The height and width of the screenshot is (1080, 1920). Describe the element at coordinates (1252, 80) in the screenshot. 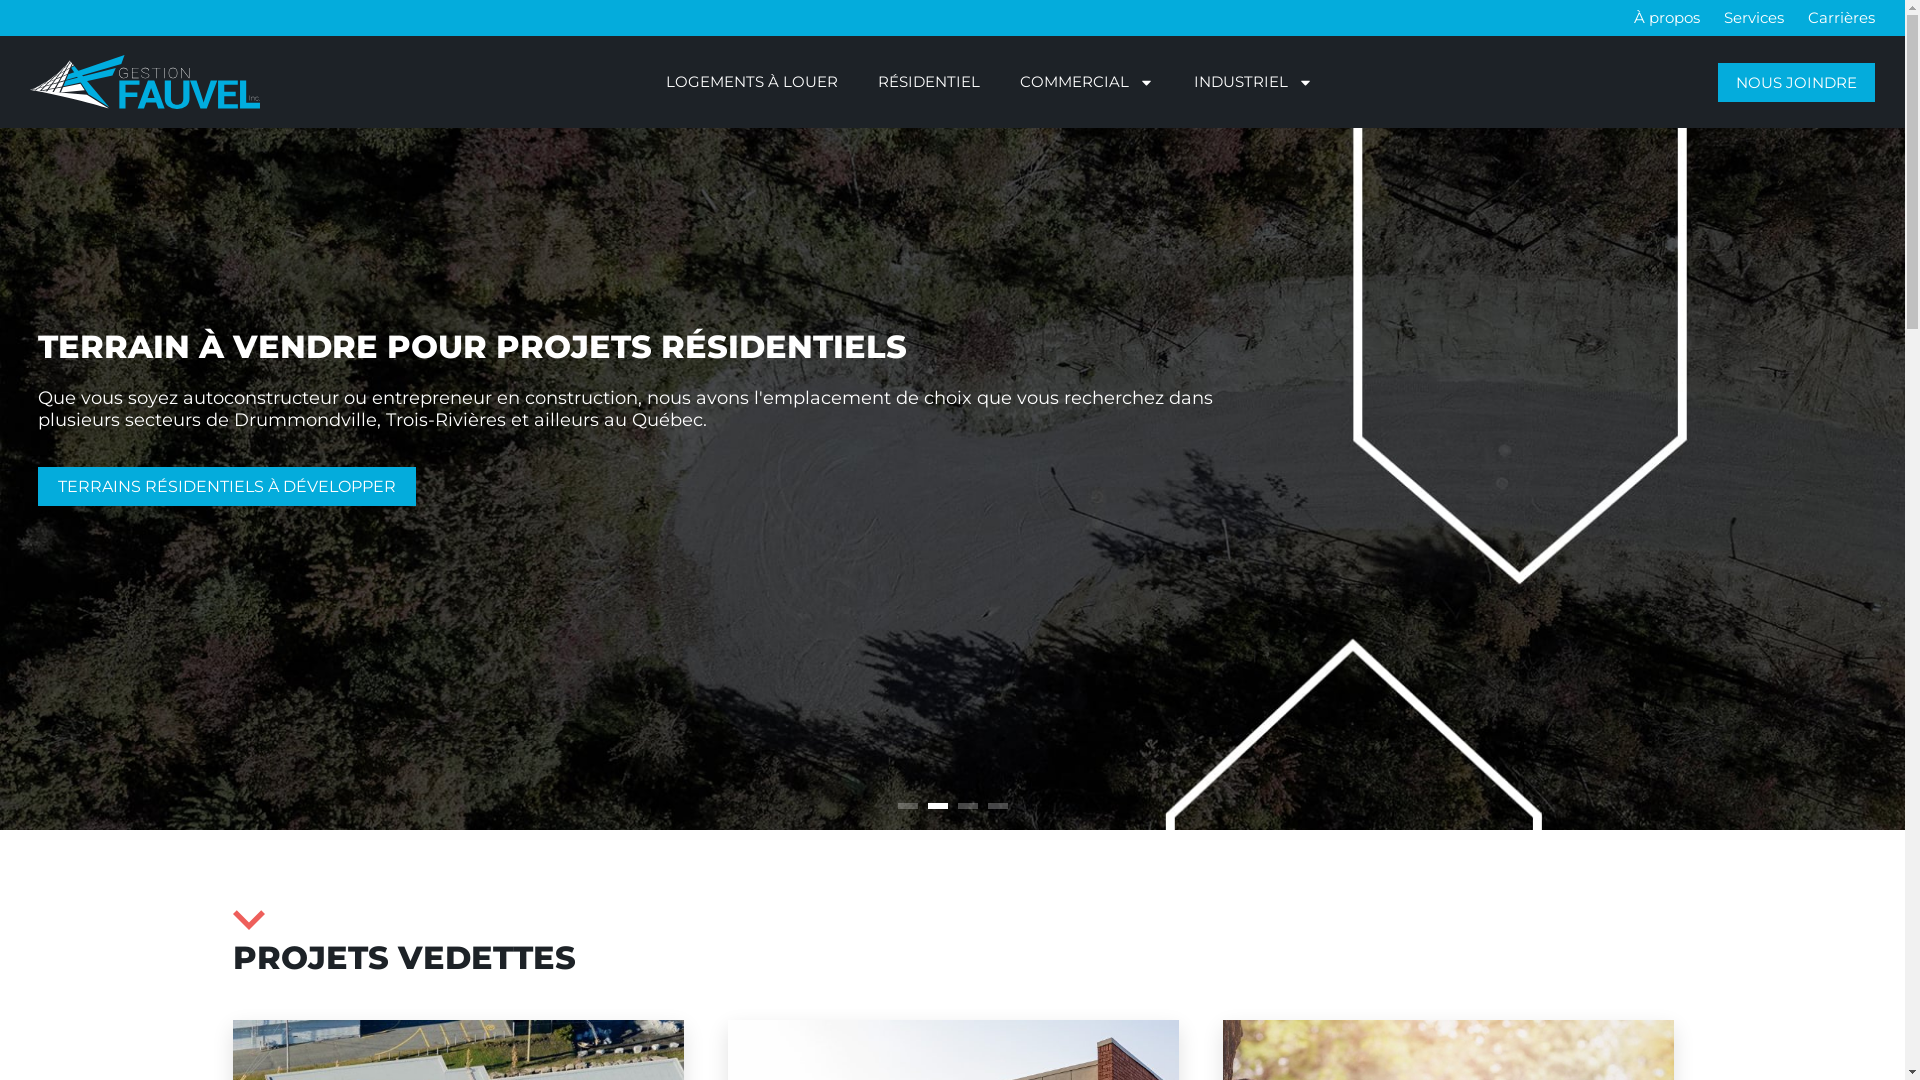

I see `'INDUSTRIEL'` at that location.